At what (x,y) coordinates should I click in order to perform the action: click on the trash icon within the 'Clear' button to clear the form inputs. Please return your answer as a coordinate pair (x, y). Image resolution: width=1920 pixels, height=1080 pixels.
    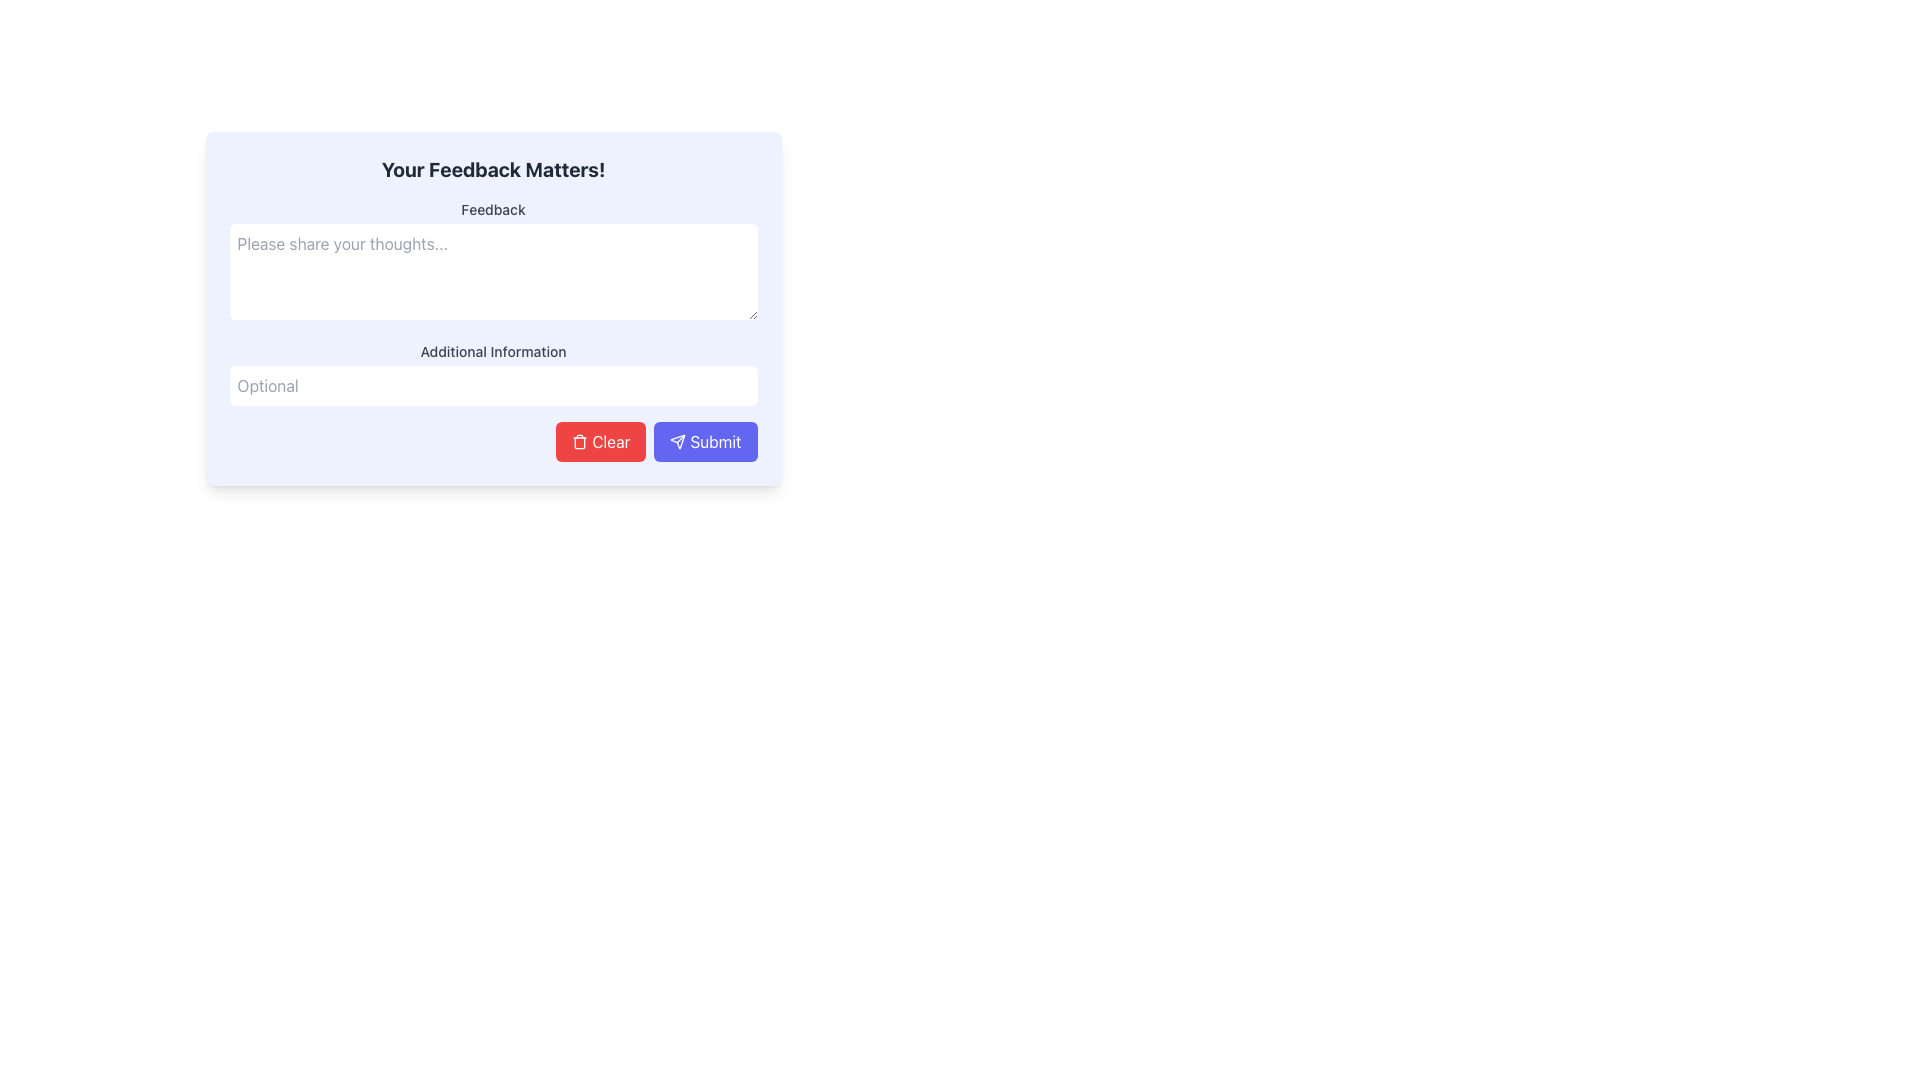
    Looking at the image, I should click on (579, 441).